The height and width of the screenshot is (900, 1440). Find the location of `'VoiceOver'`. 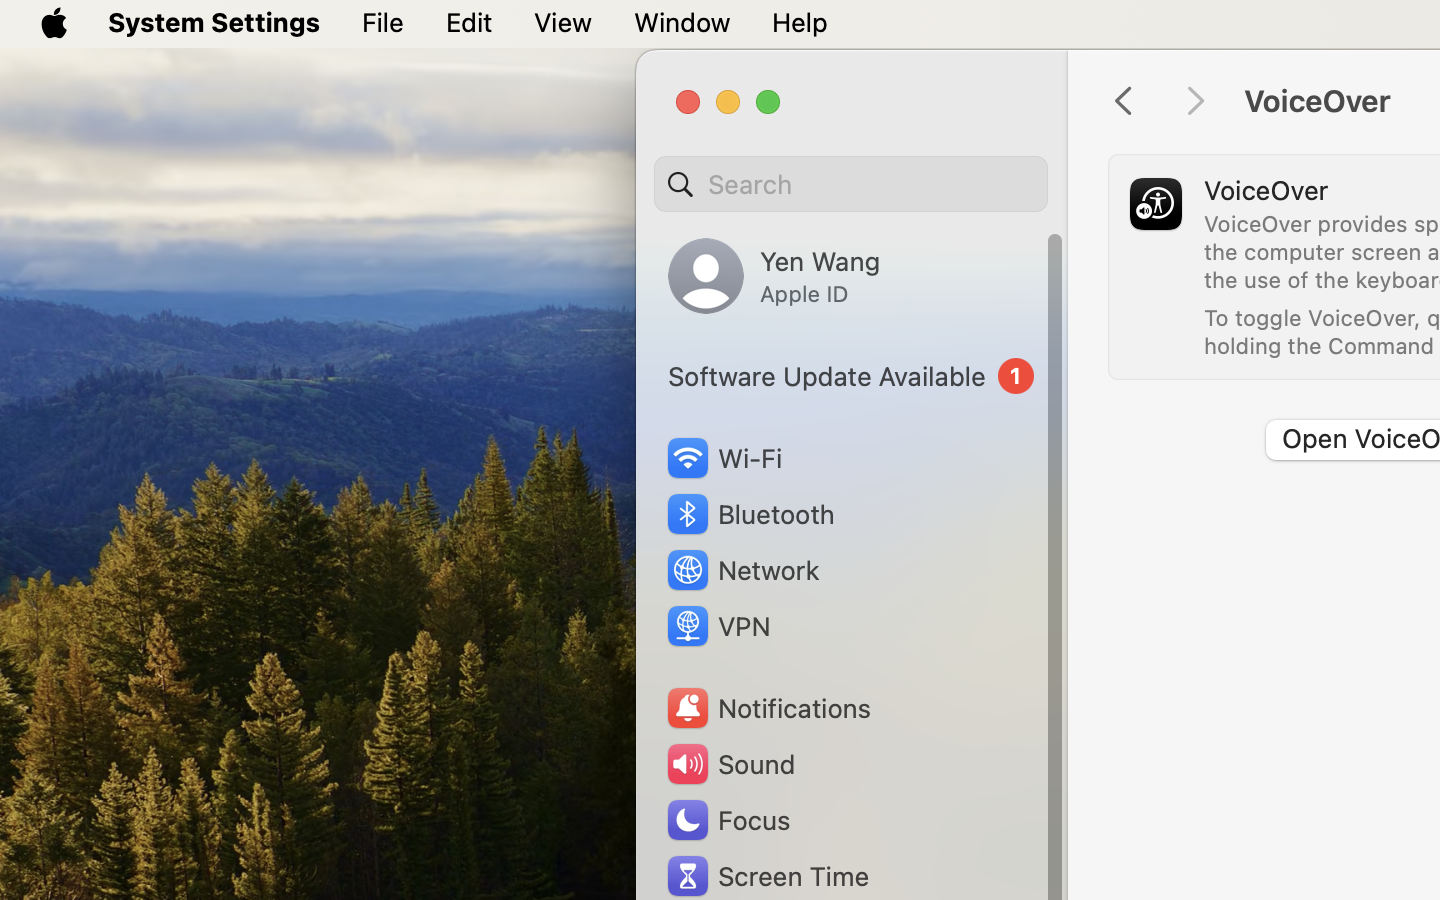

'VoiceOver' is located at coordinates (1266, 189).